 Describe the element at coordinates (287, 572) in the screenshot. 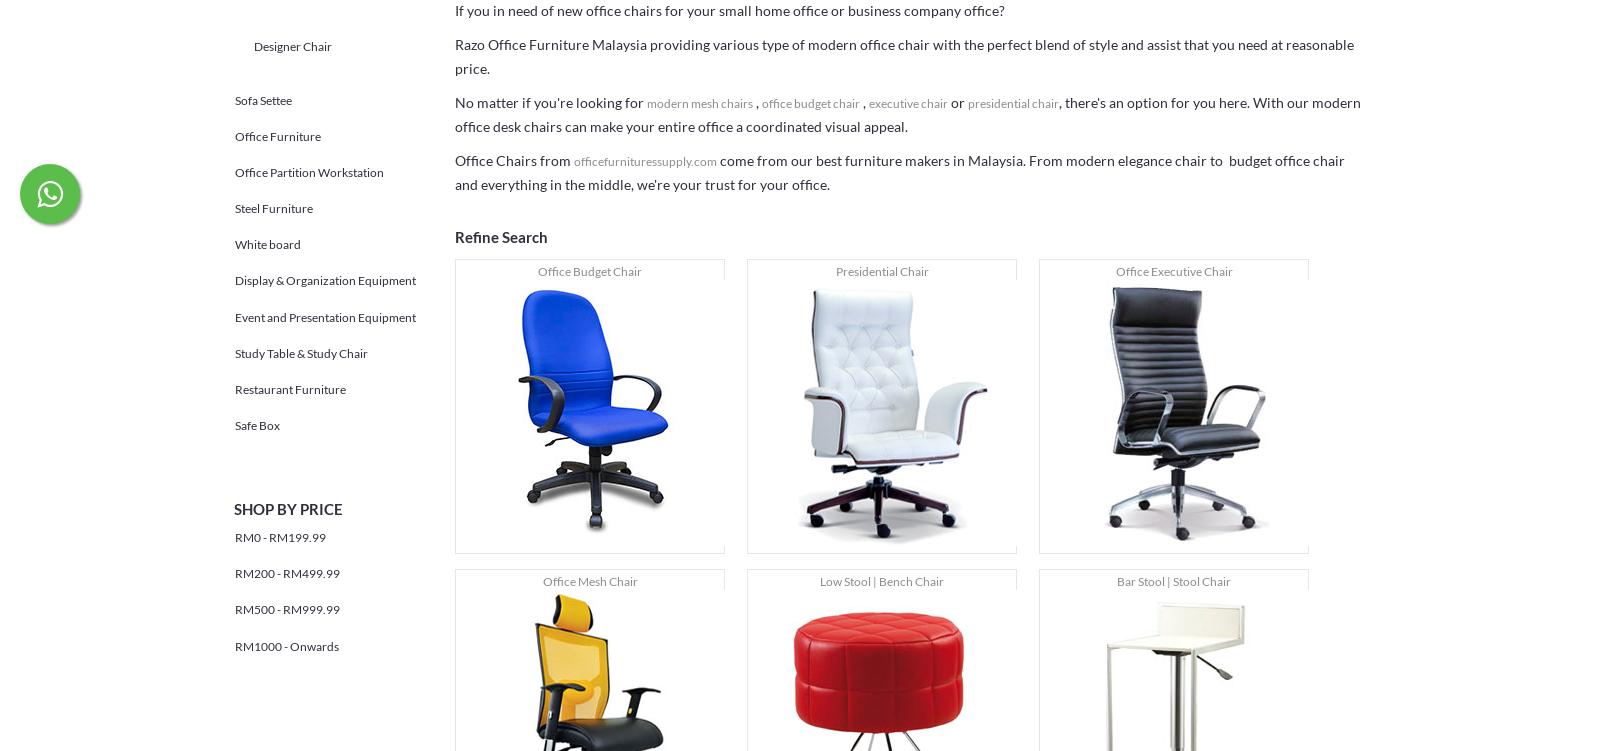

I see `'RM200 - RM499.99'` at that location.